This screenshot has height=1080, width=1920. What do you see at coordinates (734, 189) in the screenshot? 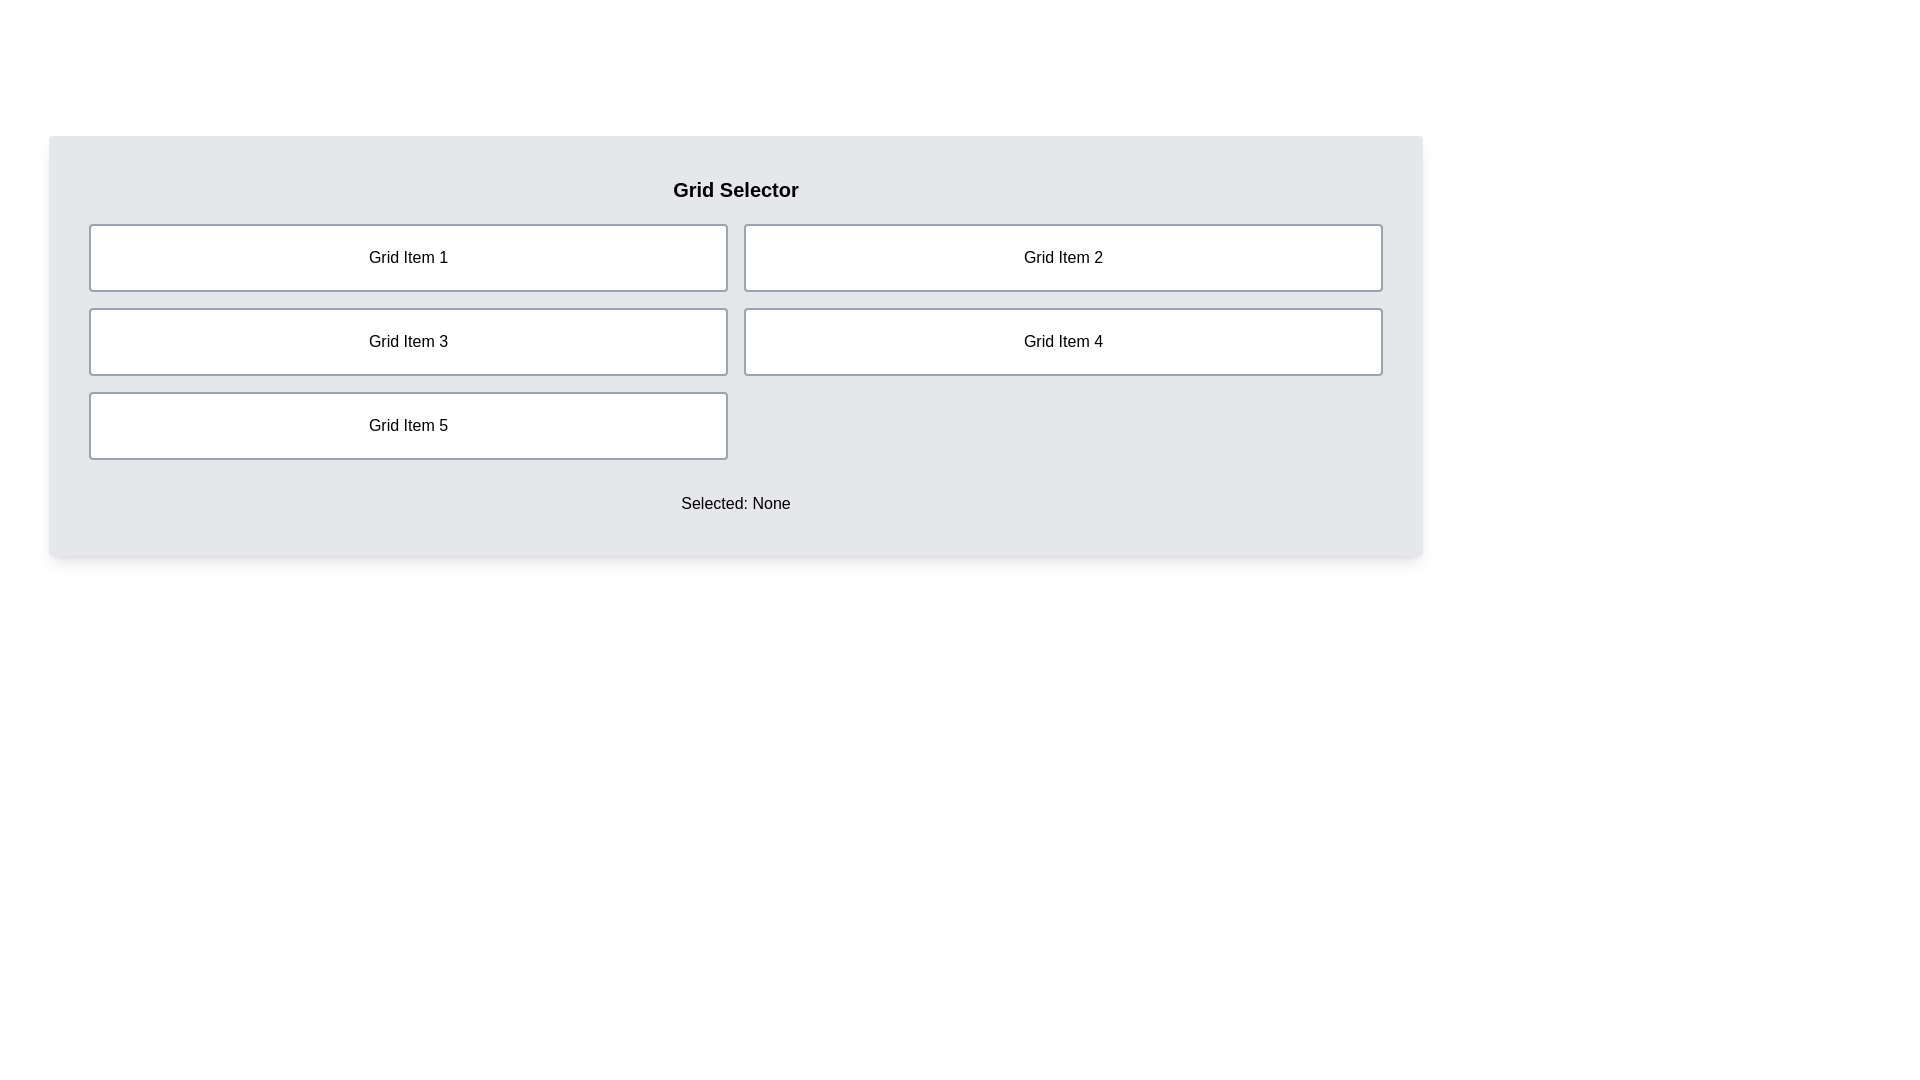
I see `the bold, large font text component displaying 'Grid Selector' located at the top of the light gray background panel` at bounding box center [734, 189].